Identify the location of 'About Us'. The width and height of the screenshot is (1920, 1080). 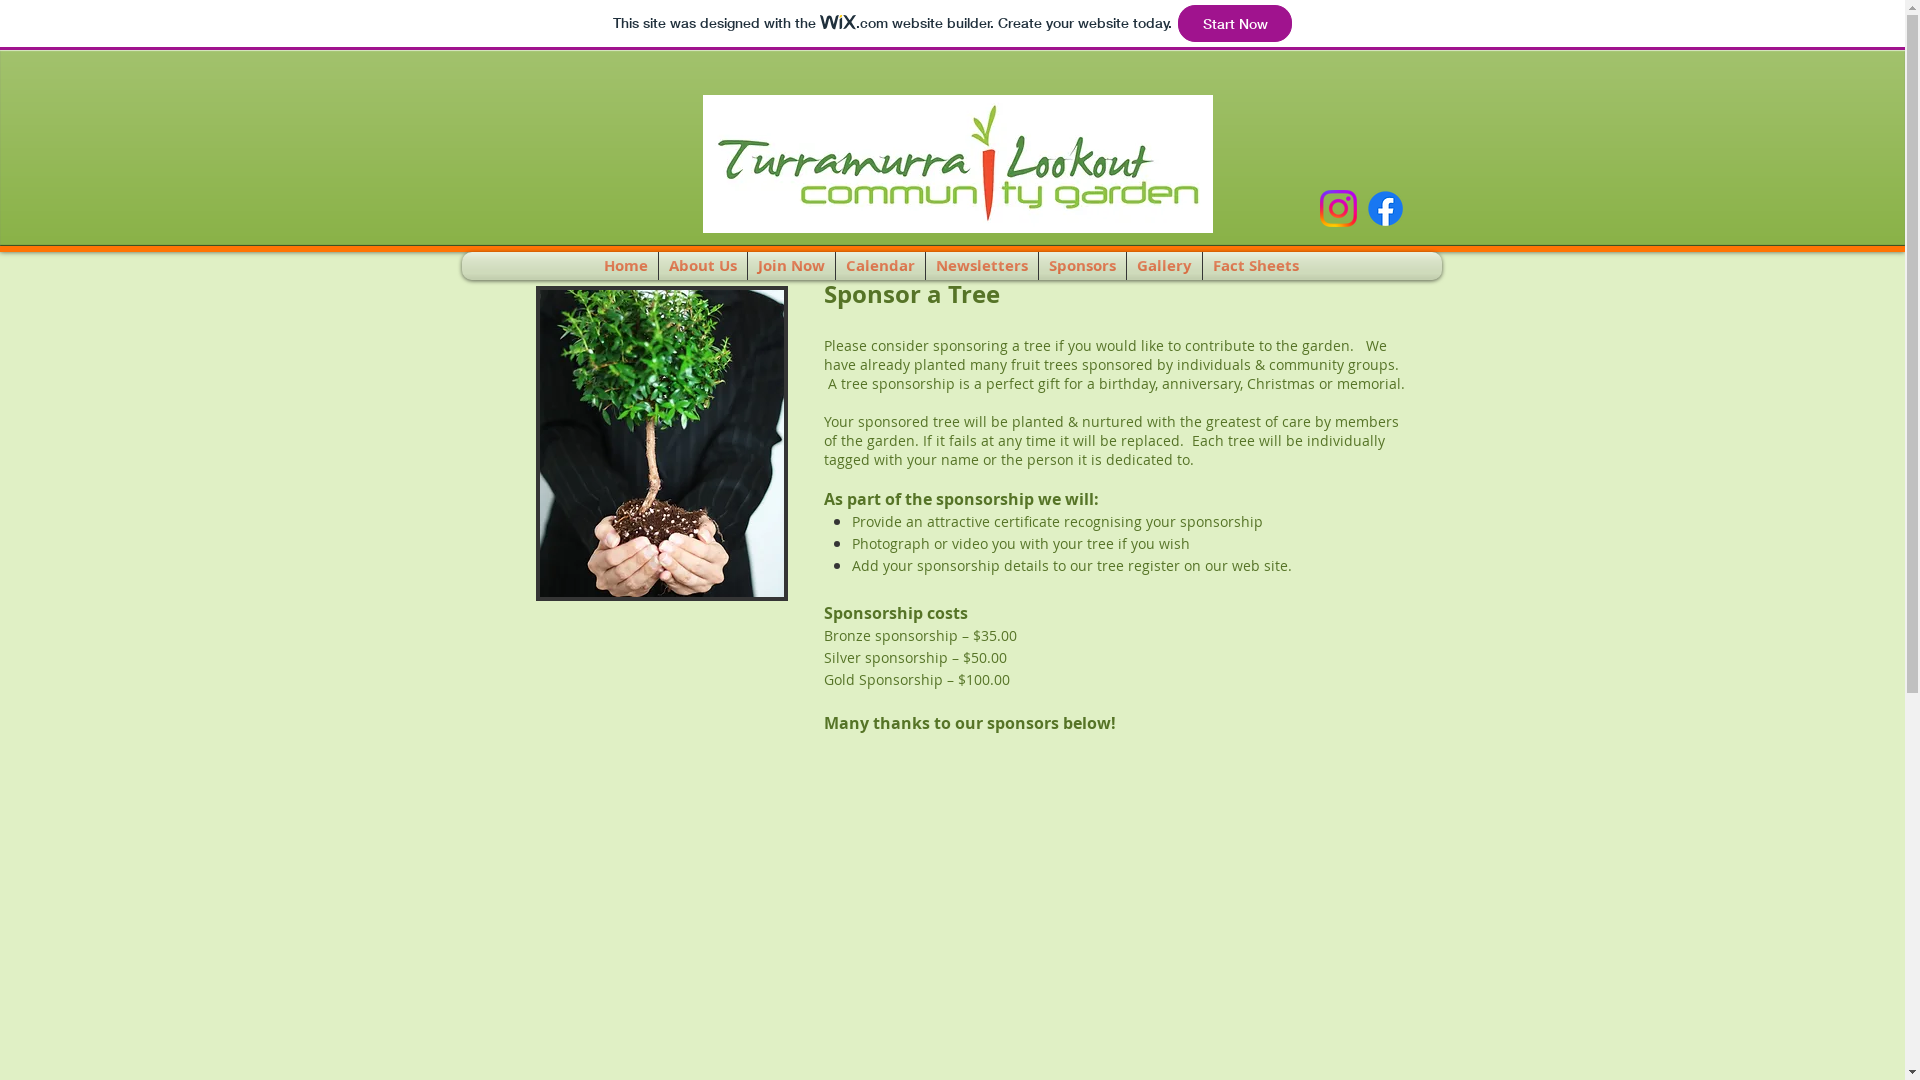
(658, 265).